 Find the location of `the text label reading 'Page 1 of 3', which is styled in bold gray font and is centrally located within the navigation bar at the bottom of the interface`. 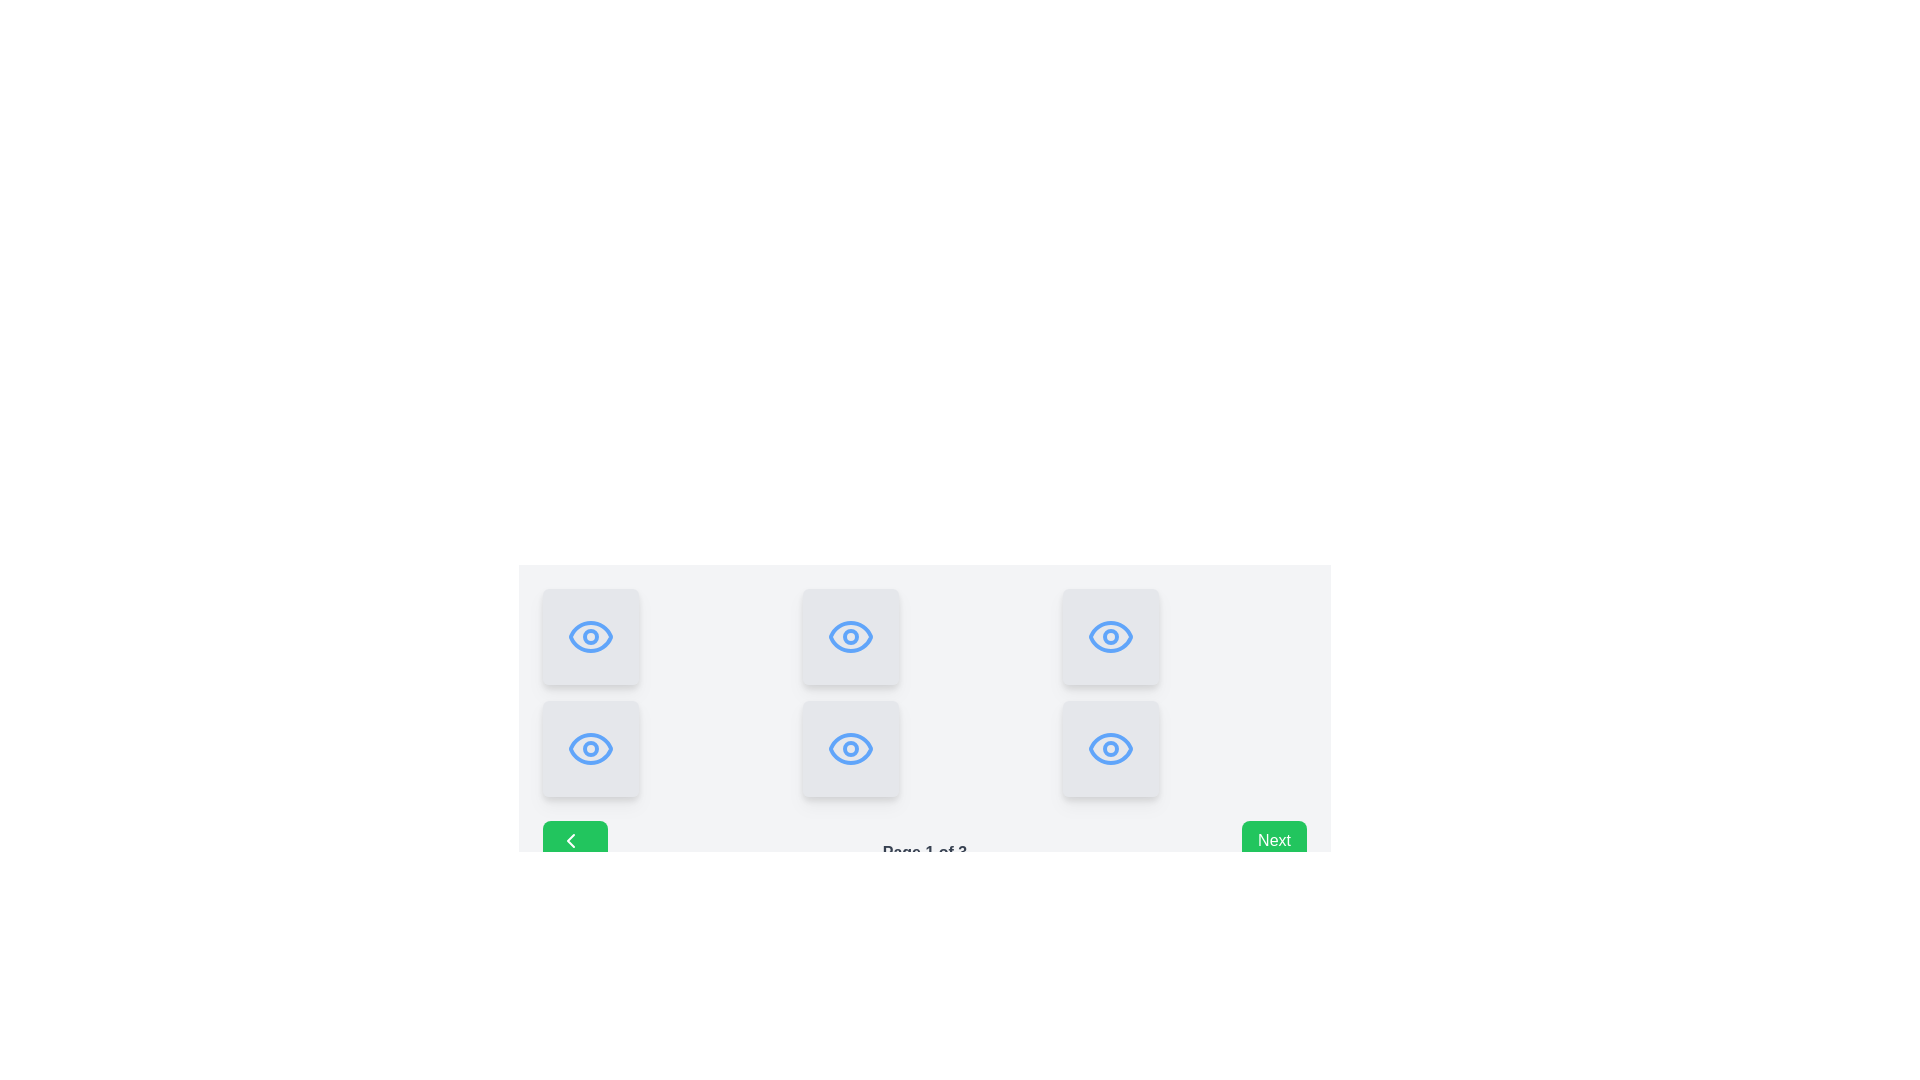

the text label reading 'Page 1 of 3', which is styled in bold gray font and is centrally located within the navigation bar at the bottom of the interface is located at coordinates (924, 852).